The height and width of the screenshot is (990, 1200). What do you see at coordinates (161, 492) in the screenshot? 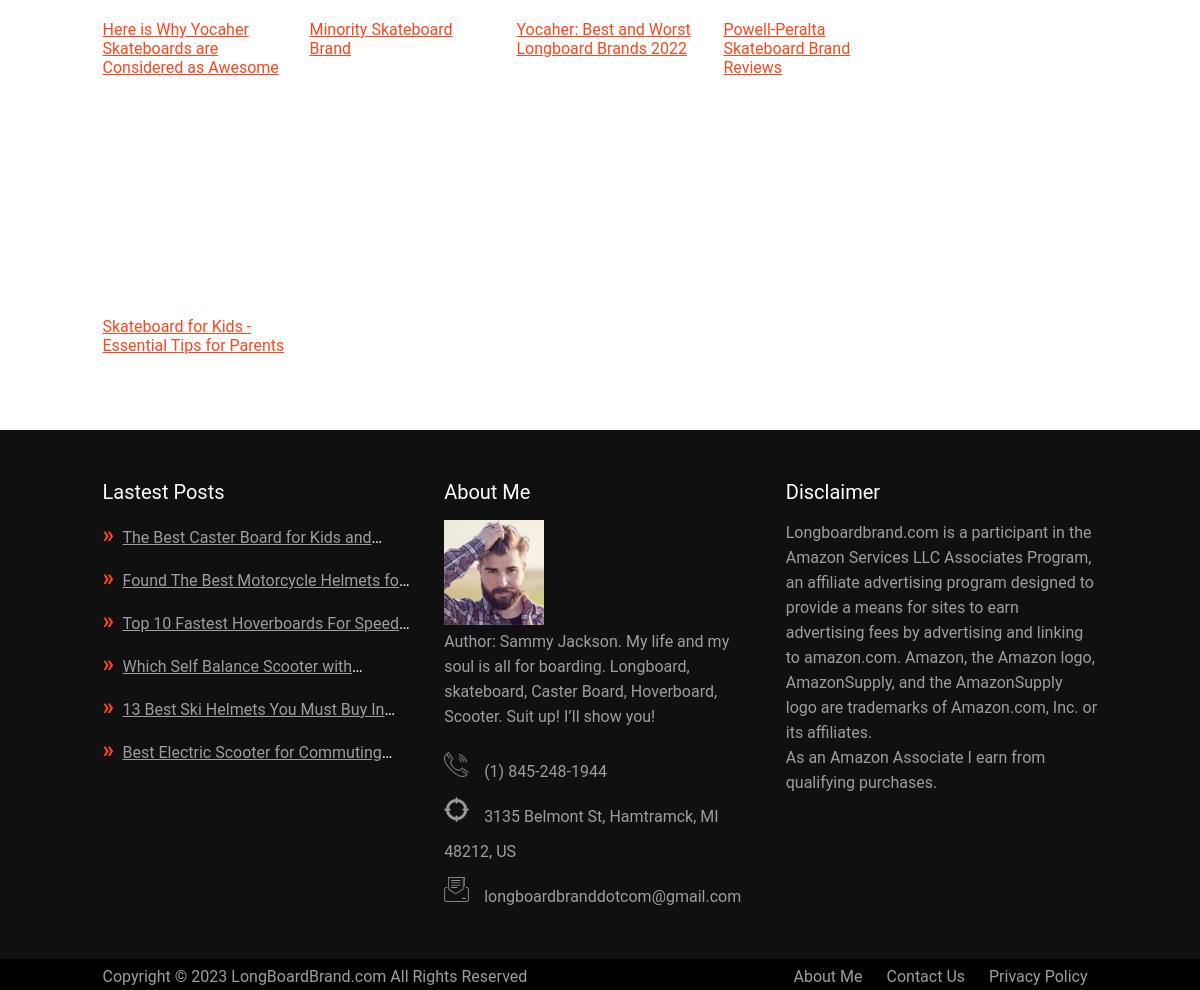
I see `'Lastest Posts'` at bounding box center [161, 492].